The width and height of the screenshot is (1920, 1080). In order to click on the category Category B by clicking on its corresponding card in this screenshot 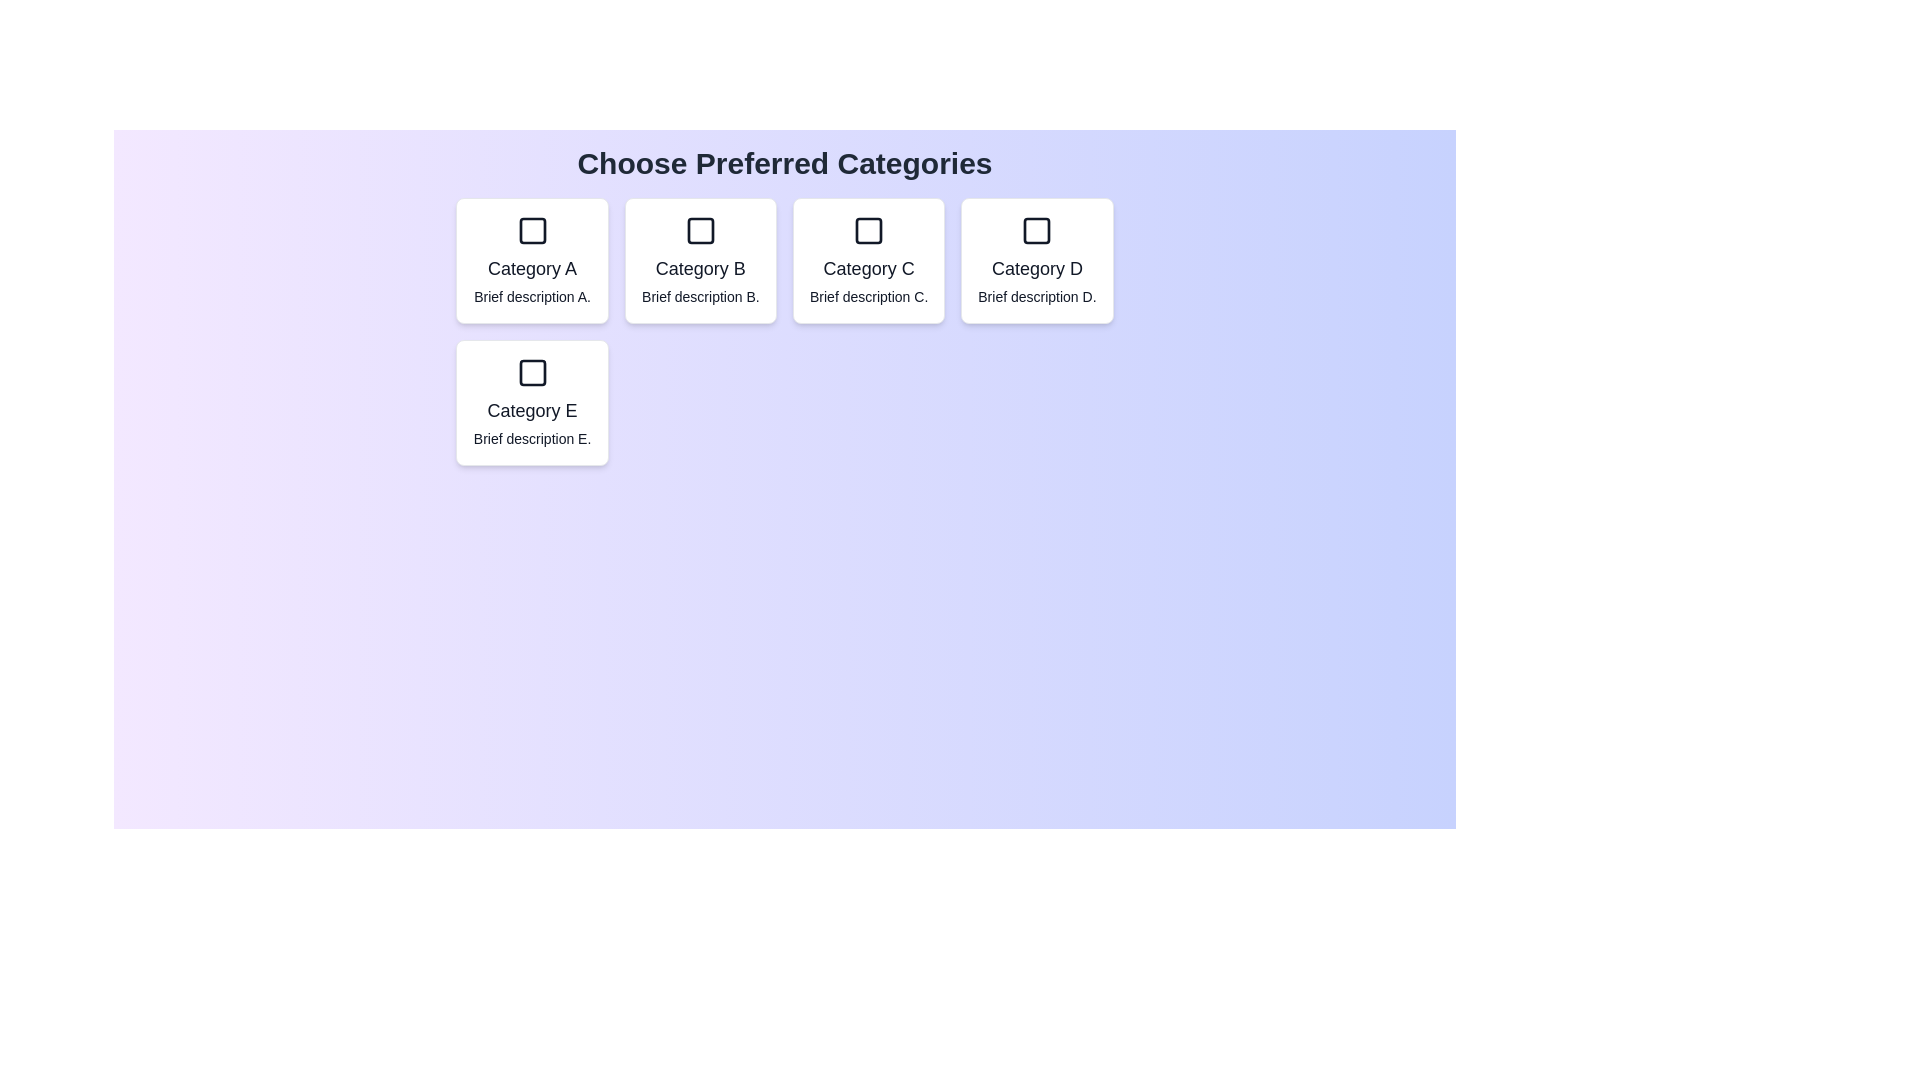, I will do `click(700, 260)`.